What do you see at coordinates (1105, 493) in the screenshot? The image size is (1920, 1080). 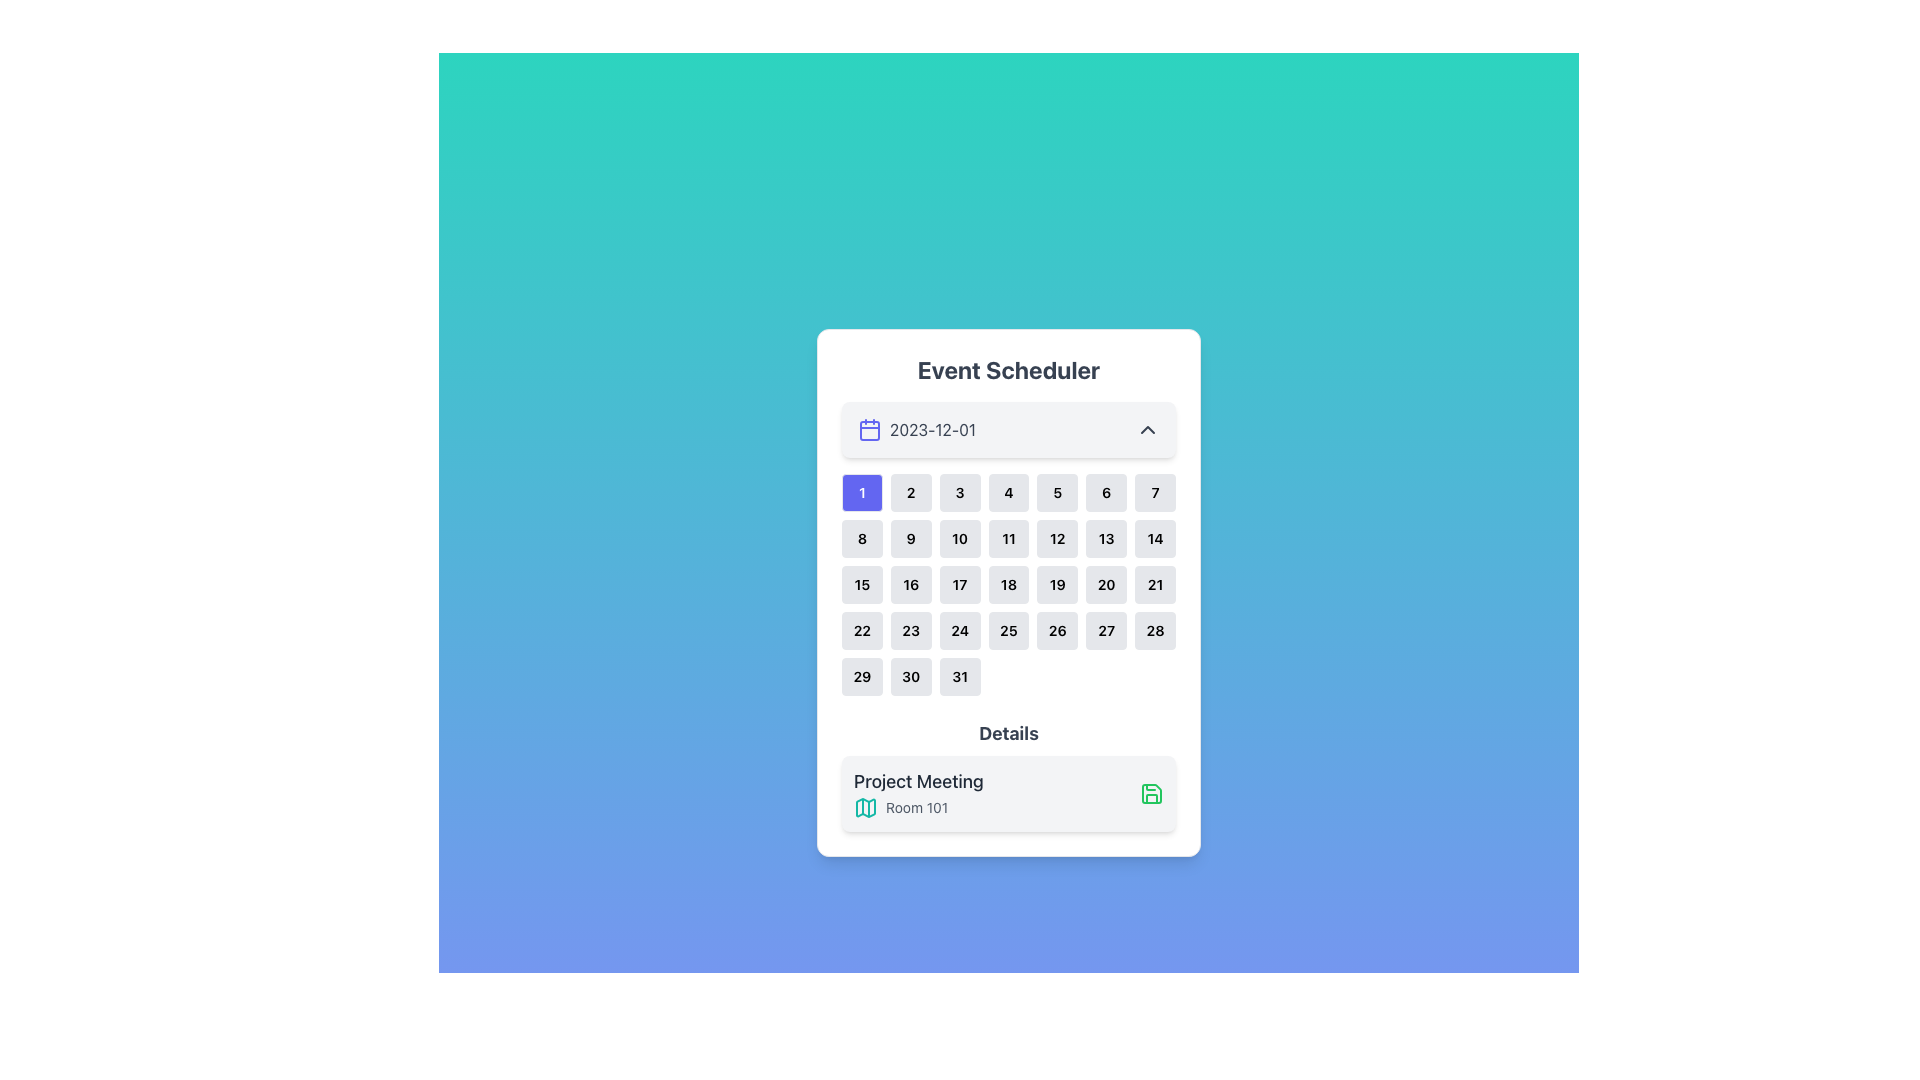 I see `the square button labeled '6' with rounded corners and a light-gray background` at bounding box center [1105, 493].